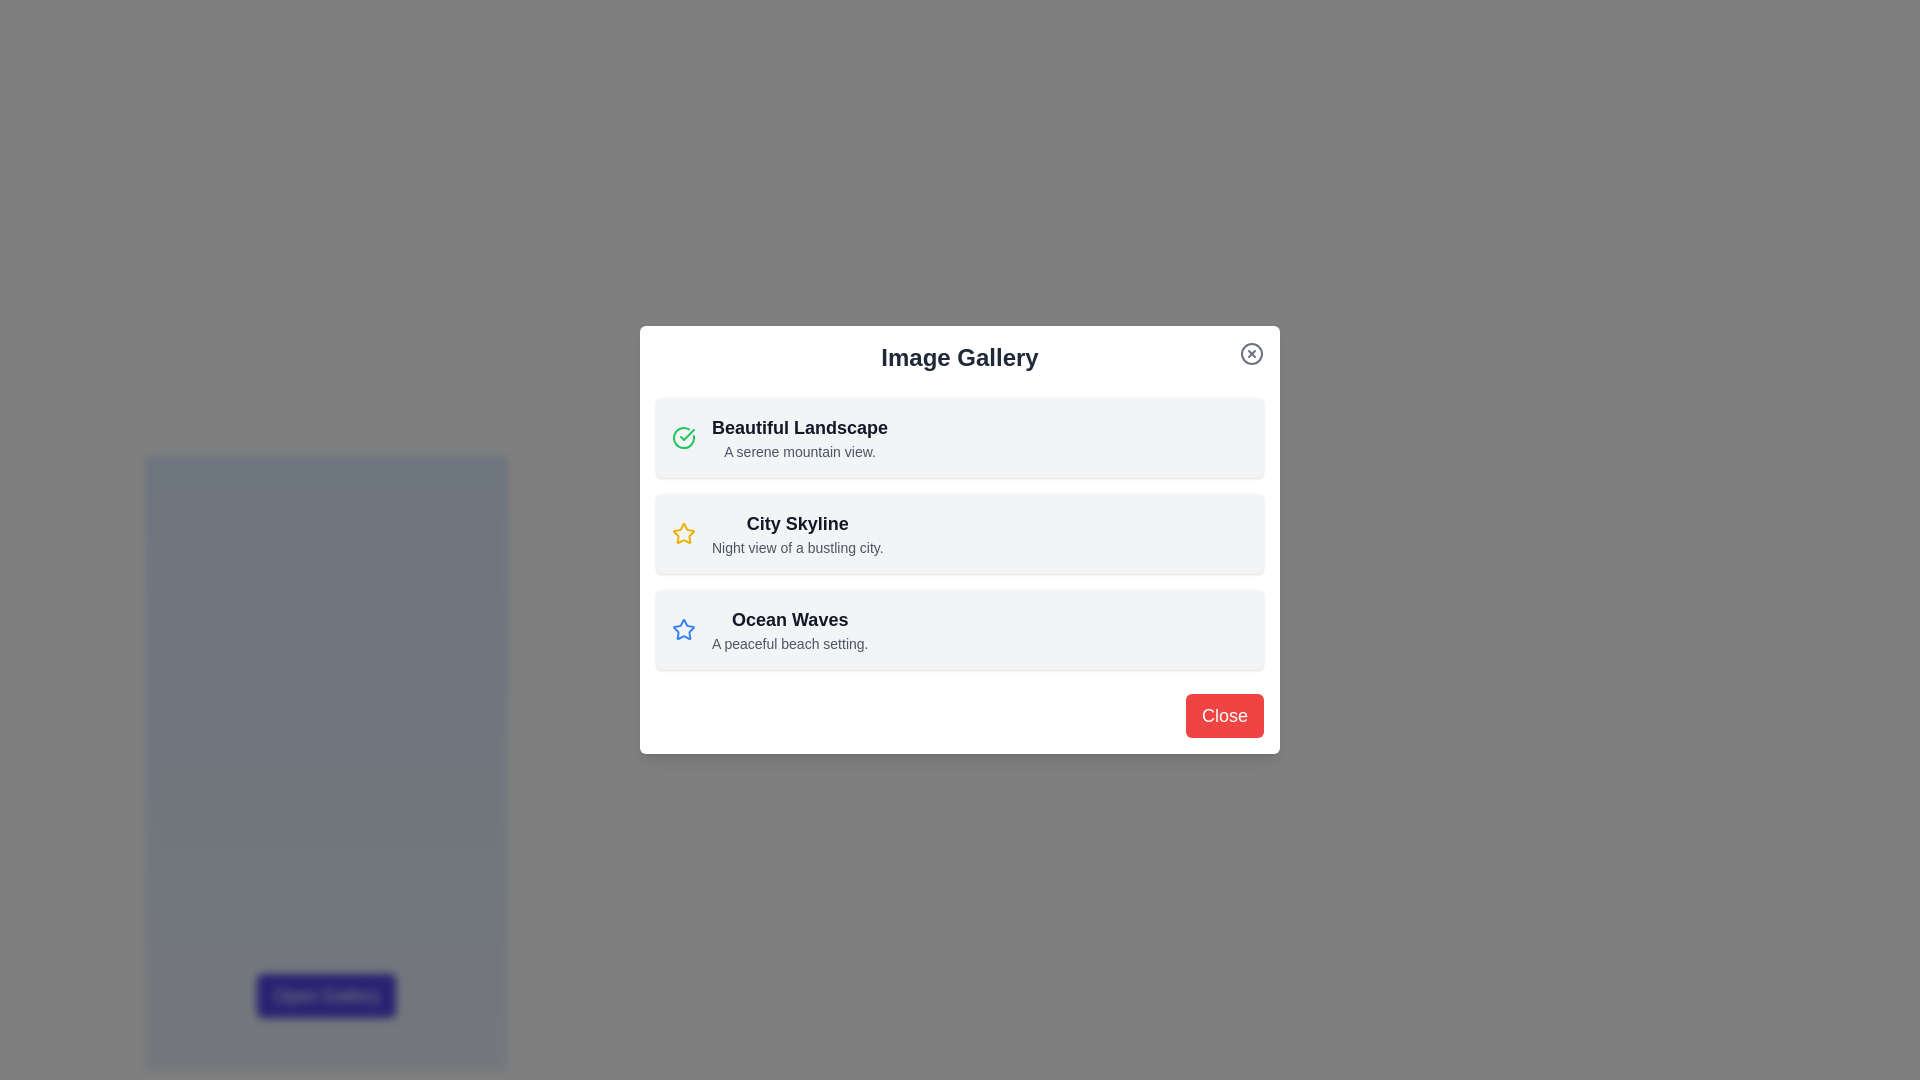  What do you see at coordinates (789, 644) in the screenshot?
I see `the descriptive text stating 'A peaceful beach setting,' which is styled in a small gray font and positioned below the title 'Ocean Waves.'` at bounding box center [789, 644].